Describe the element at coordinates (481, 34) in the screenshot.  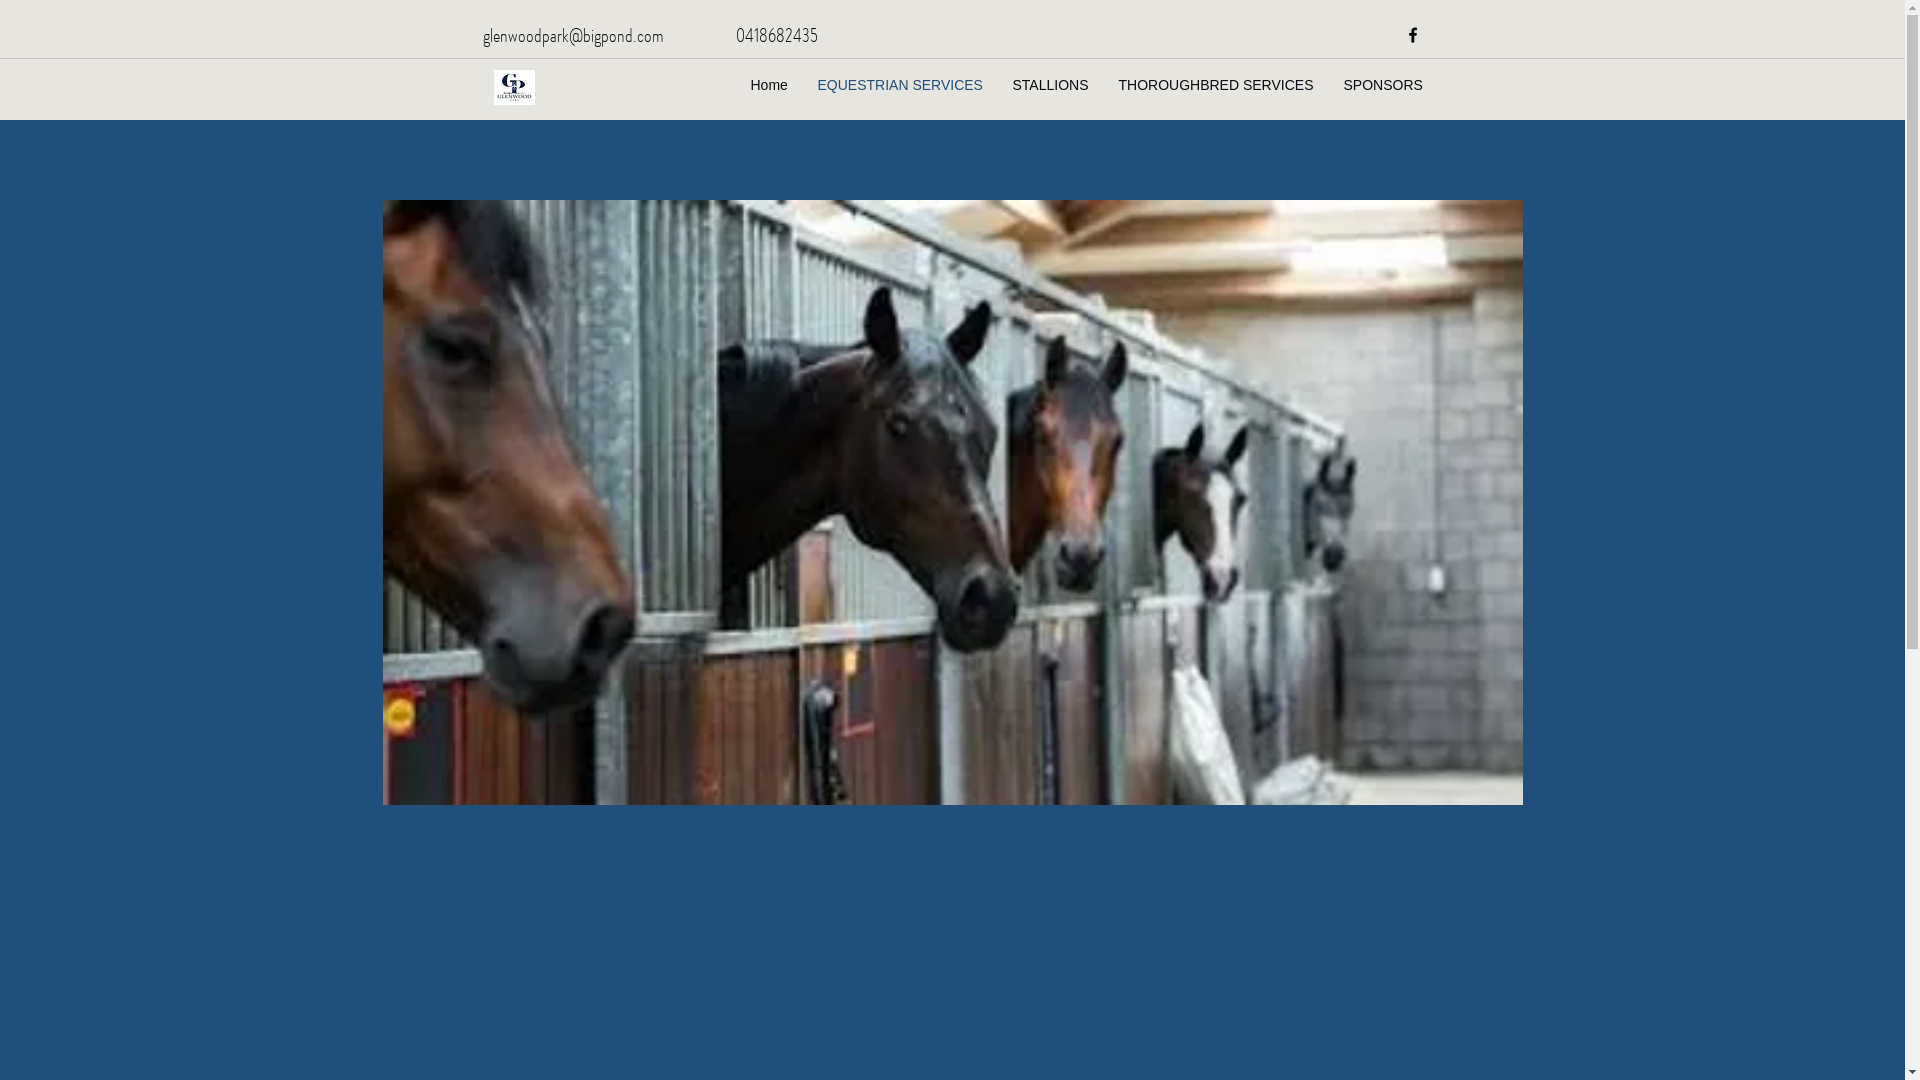
I see `'glenwoodpark@bigpond.com'` at that location.